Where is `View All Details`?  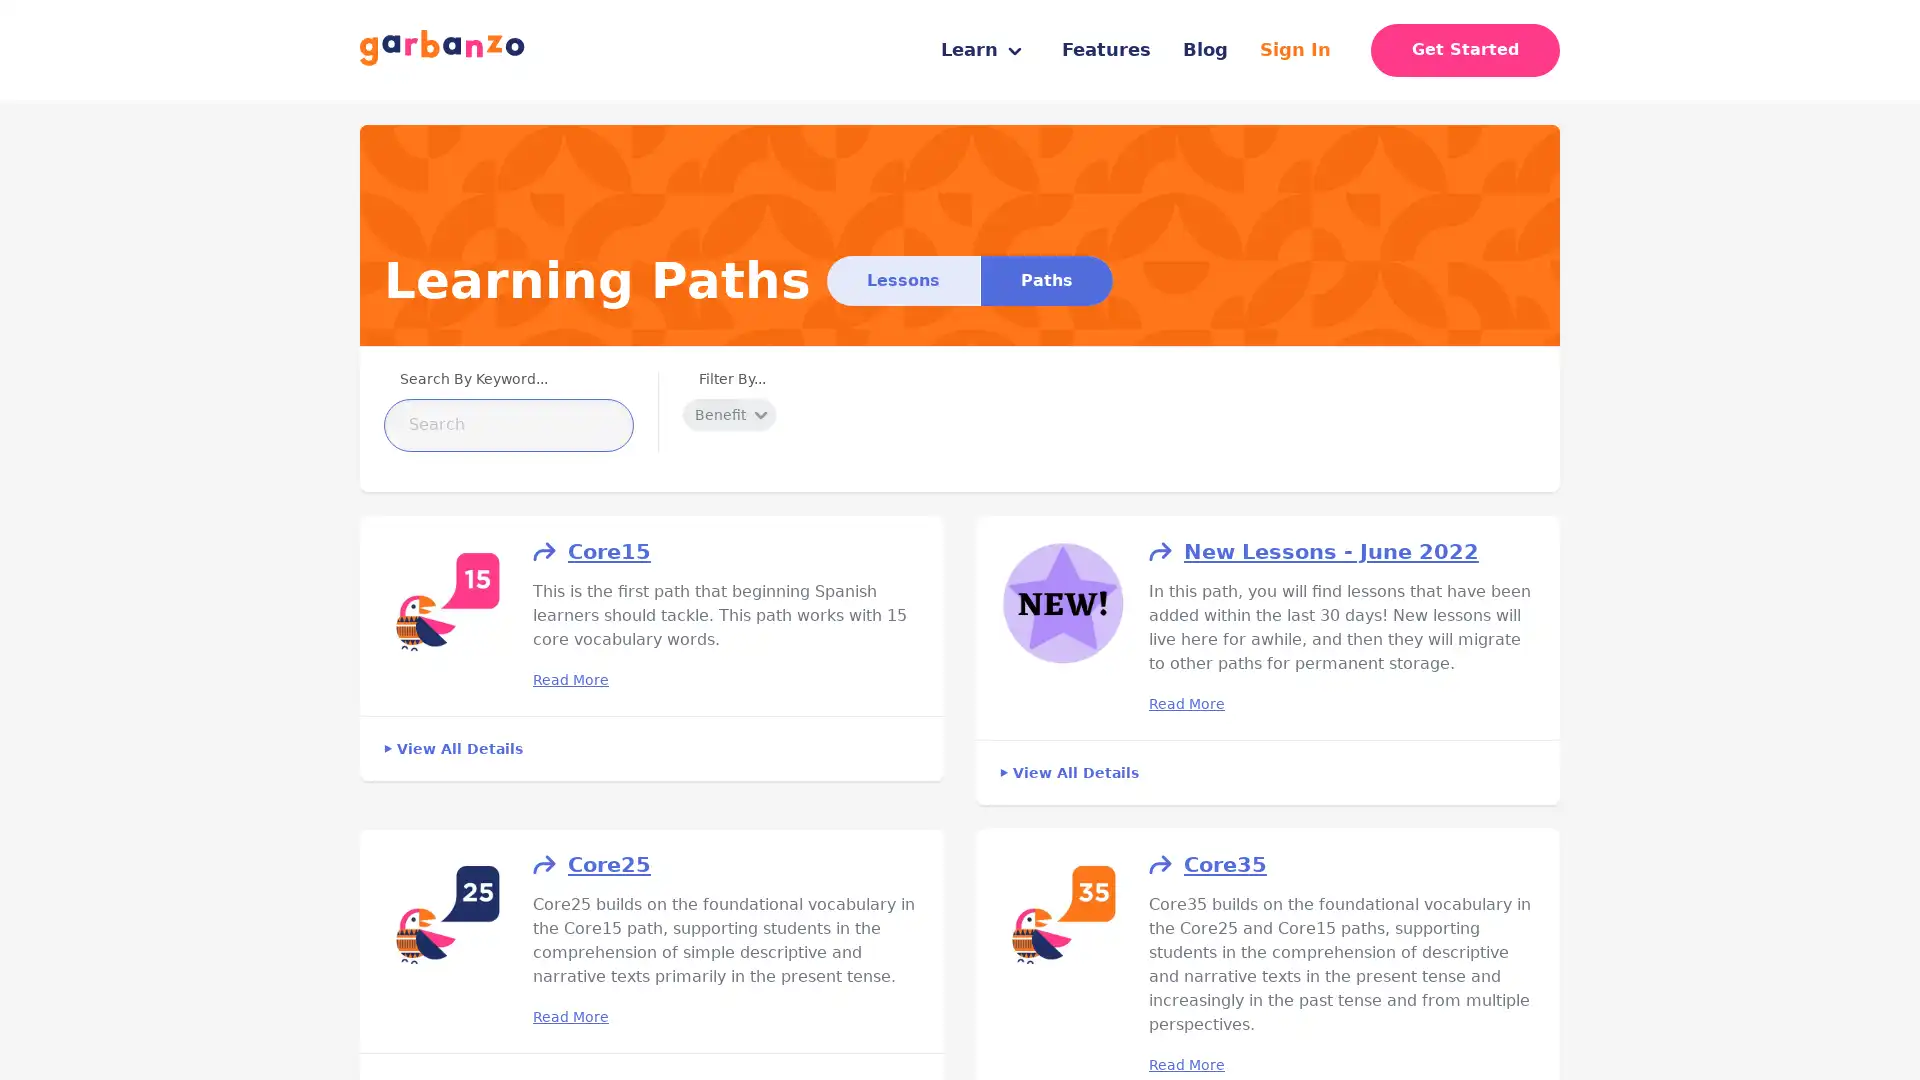
View All Details is located at coordinates (1068, 770).